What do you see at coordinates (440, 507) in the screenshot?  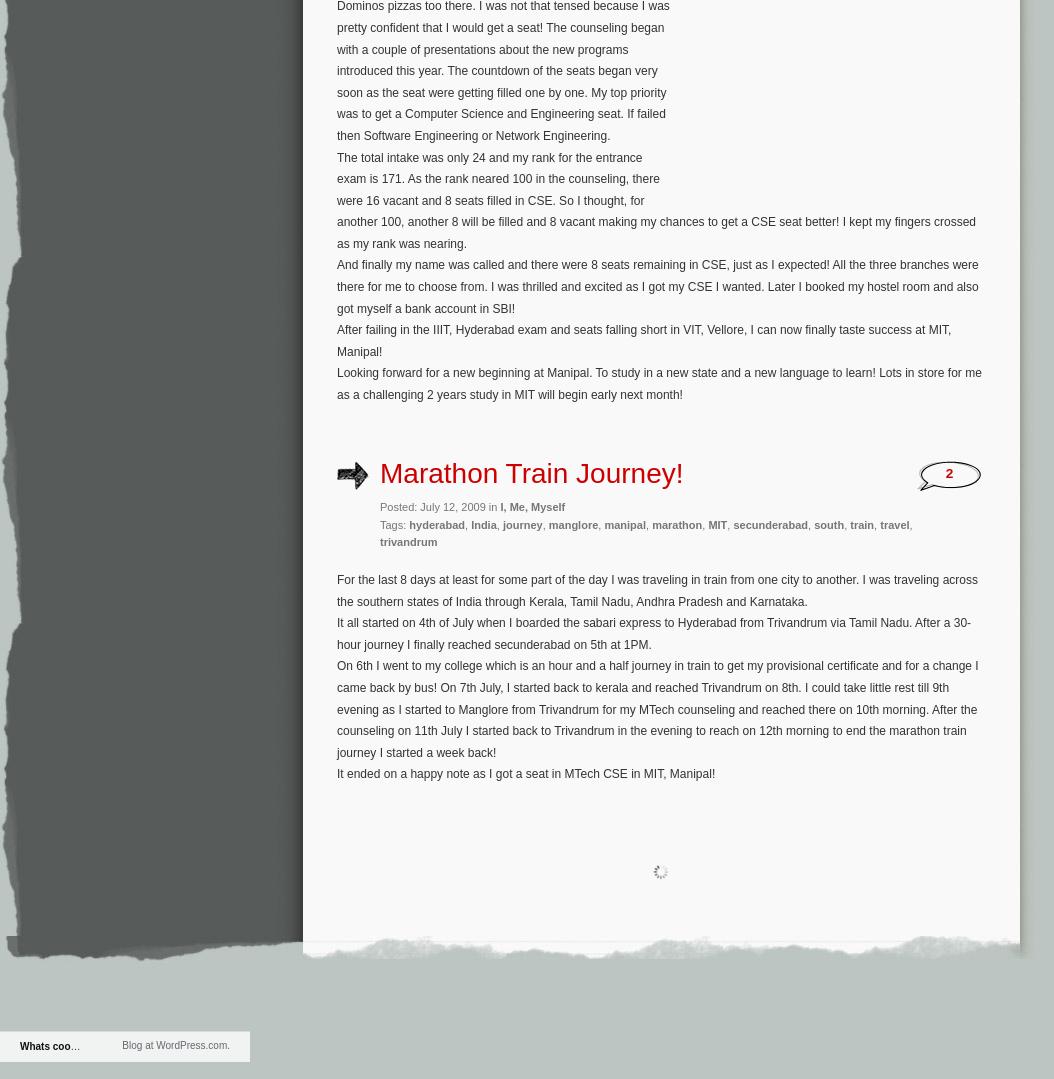 I see `'Posted: July 12, 2009 in'` at bounding box center [440, 507].